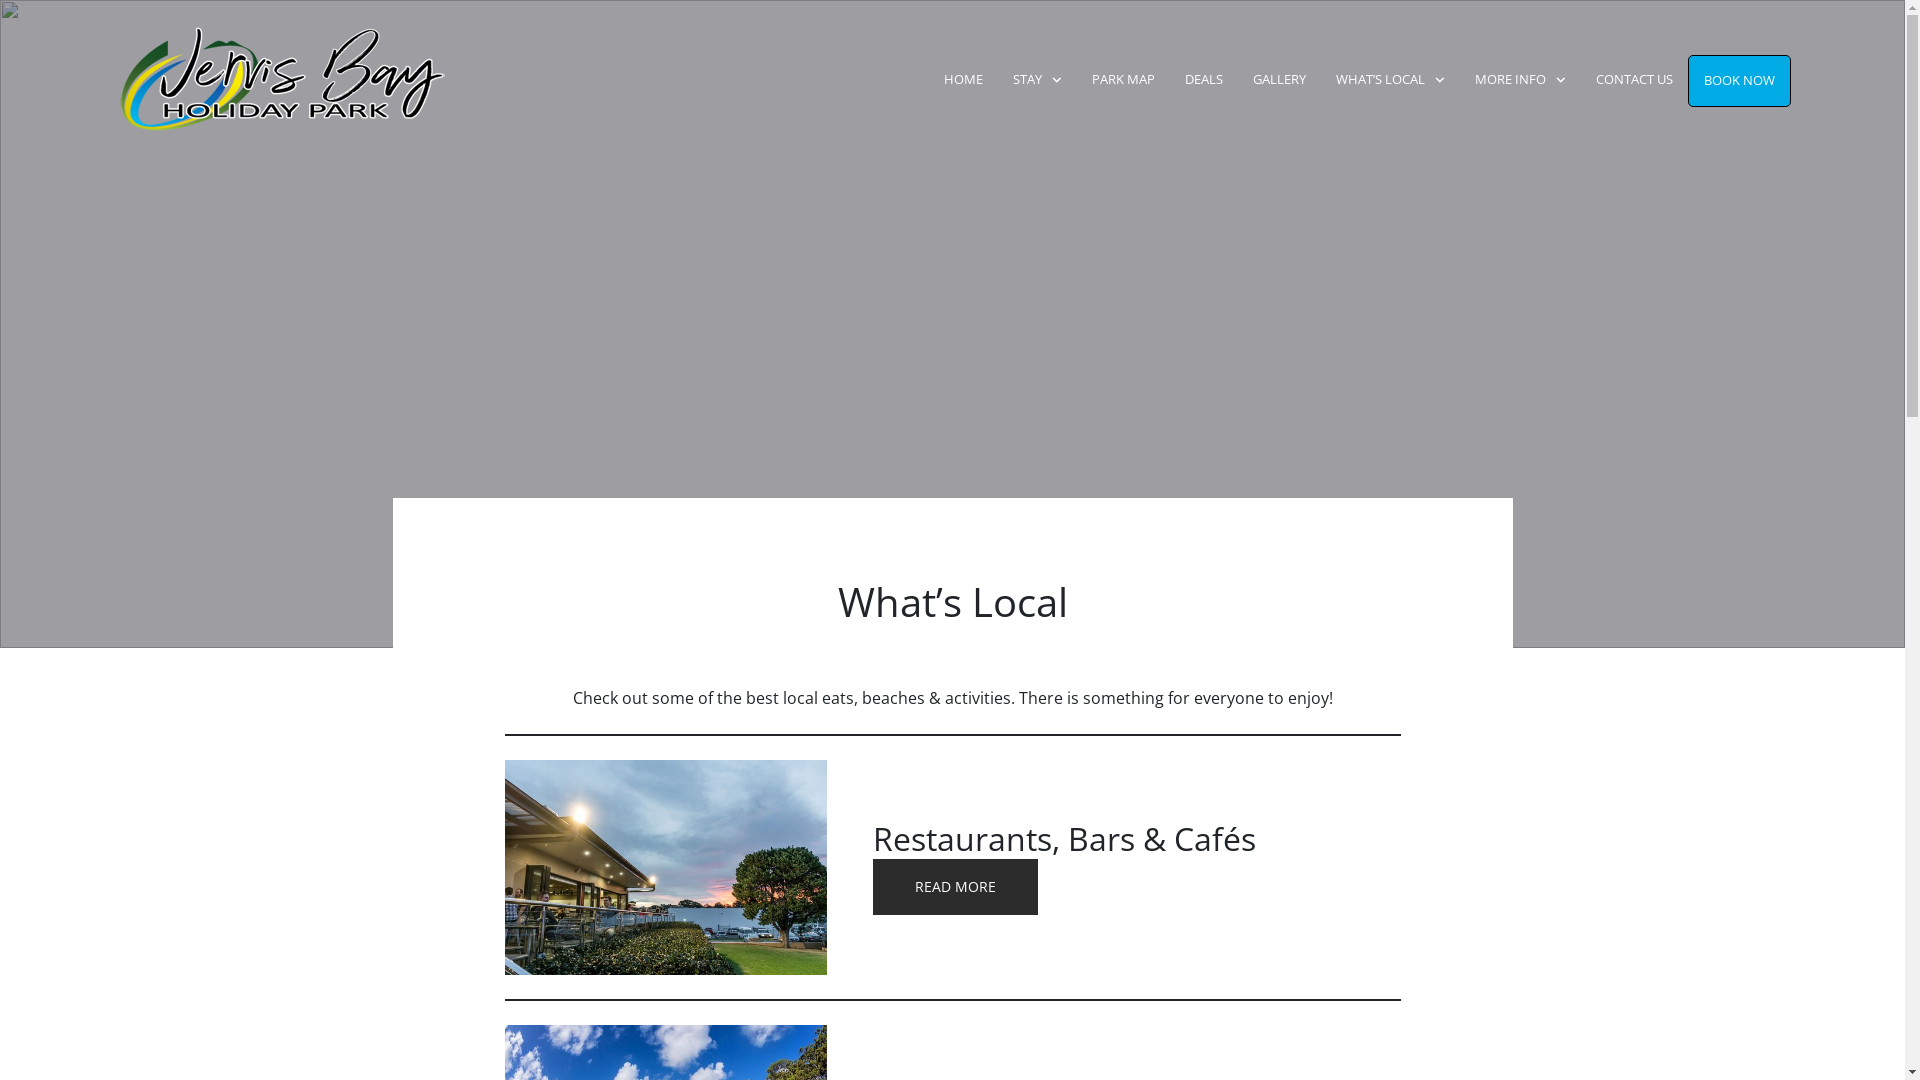 The width and height of the screenshot is (1920, 1080). I want to click on 'HOME', so click(963, 79).